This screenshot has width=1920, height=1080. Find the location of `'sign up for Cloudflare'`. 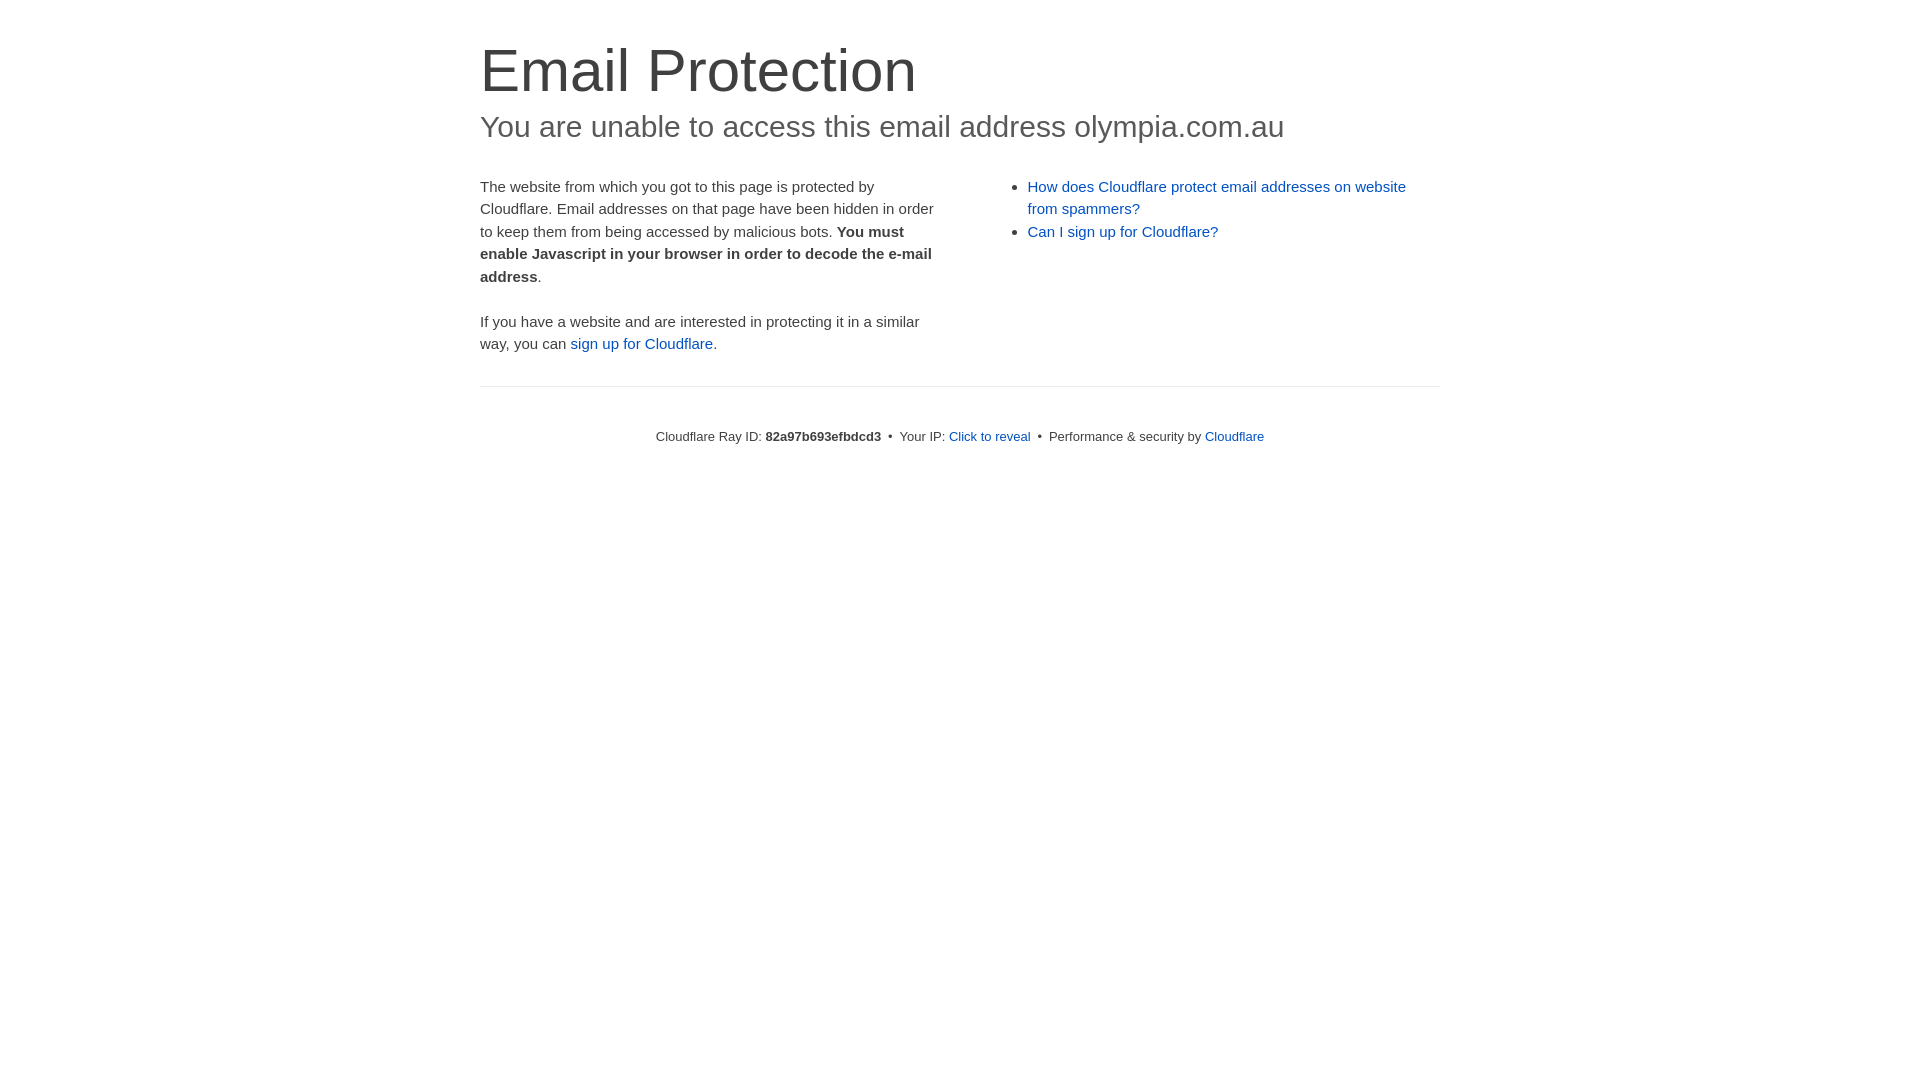

'sign up for Cloudflare' is located at coordinates (642, 342).